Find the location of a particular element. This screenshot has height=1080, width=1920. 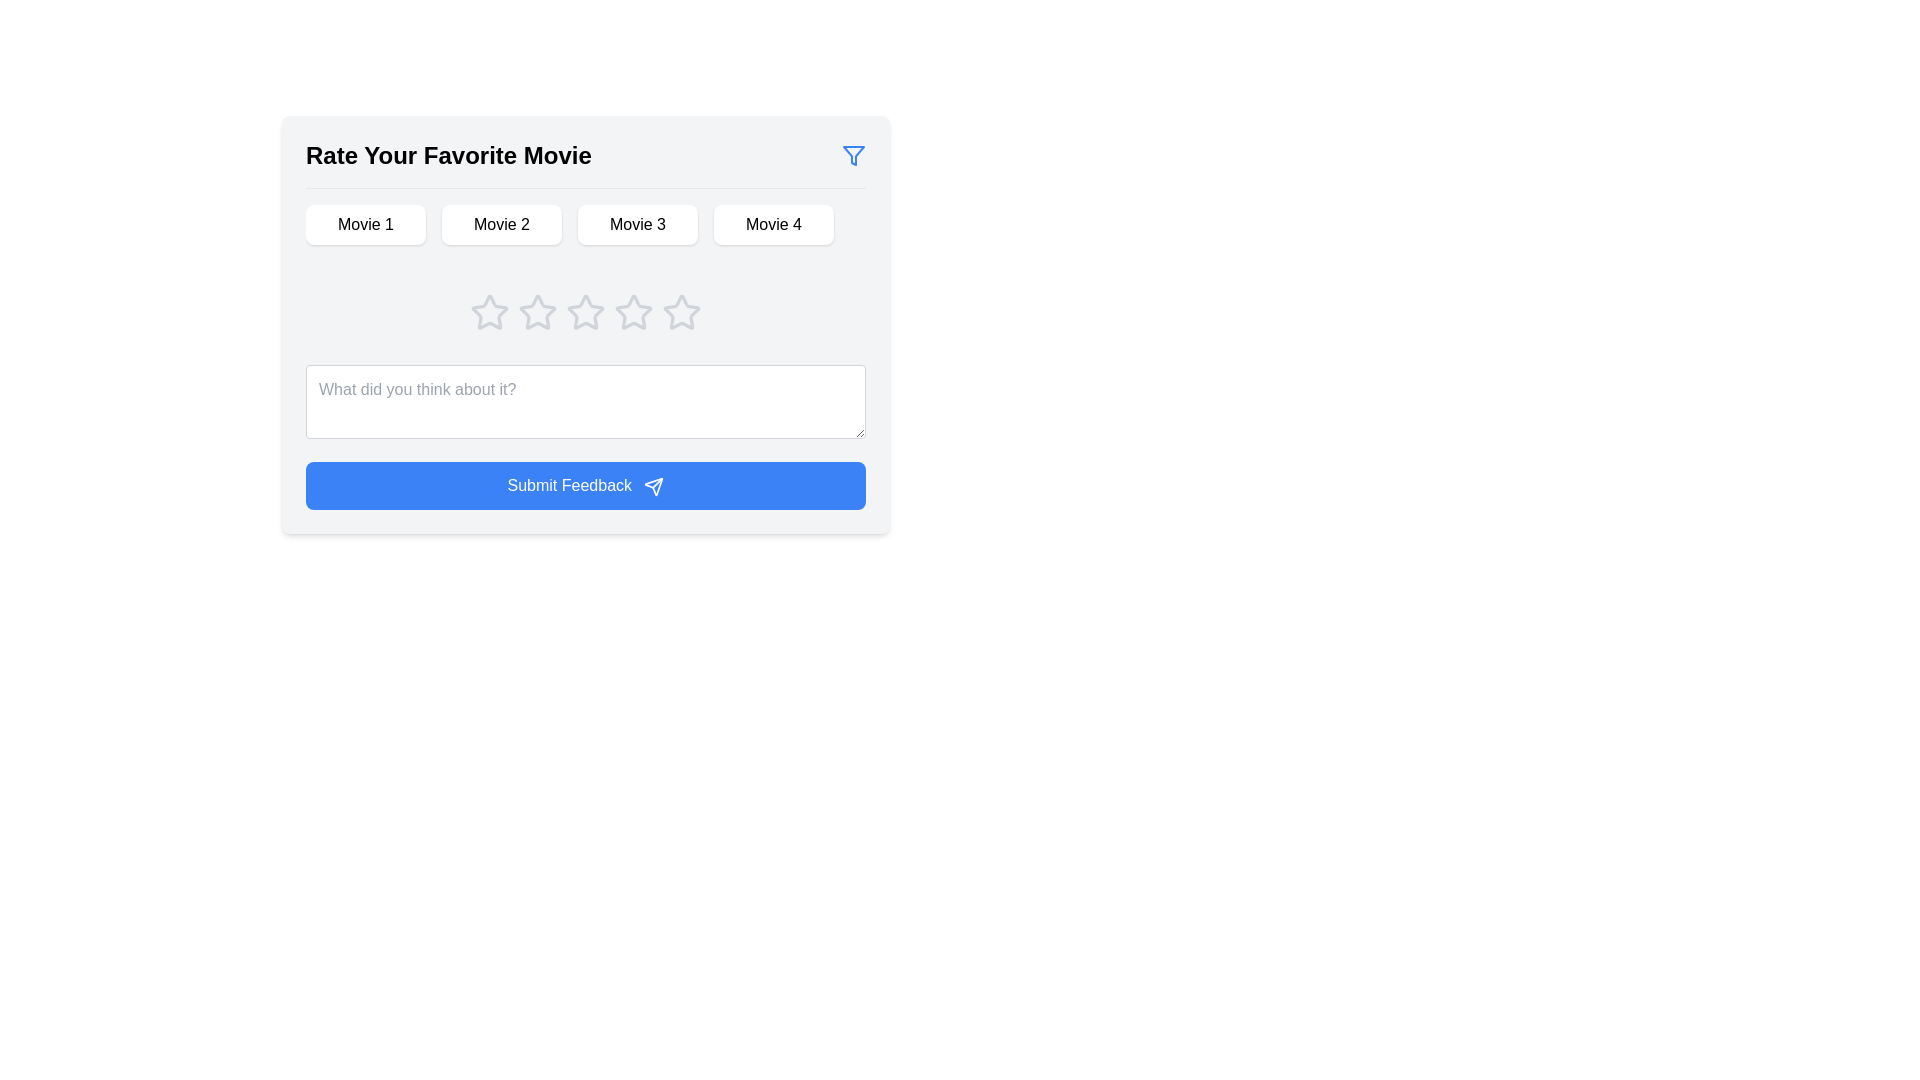

the button for 'Movie 4' located at the top-right part of the layout is located at coordinates (772, 224).